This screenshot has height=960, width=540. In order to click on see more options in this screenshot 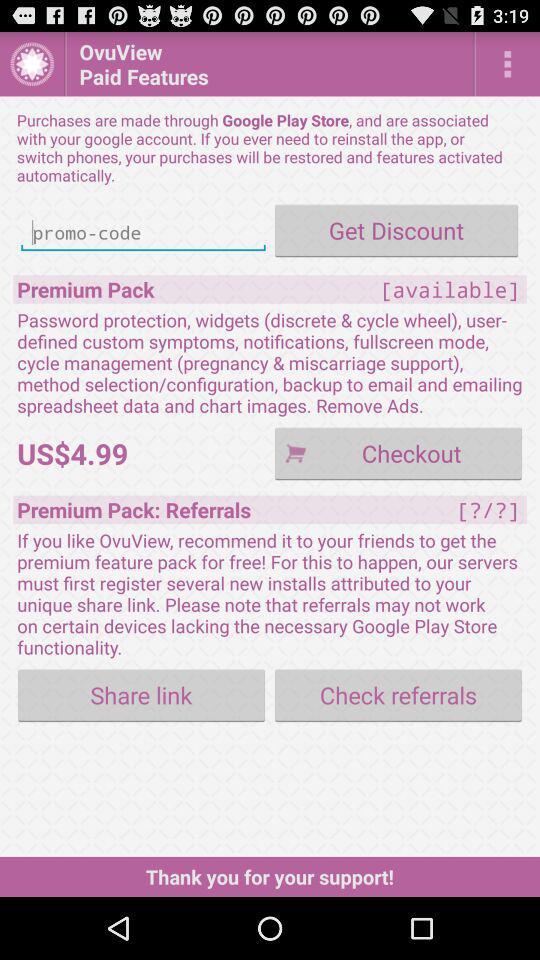, I will do `click(507, 63)`.